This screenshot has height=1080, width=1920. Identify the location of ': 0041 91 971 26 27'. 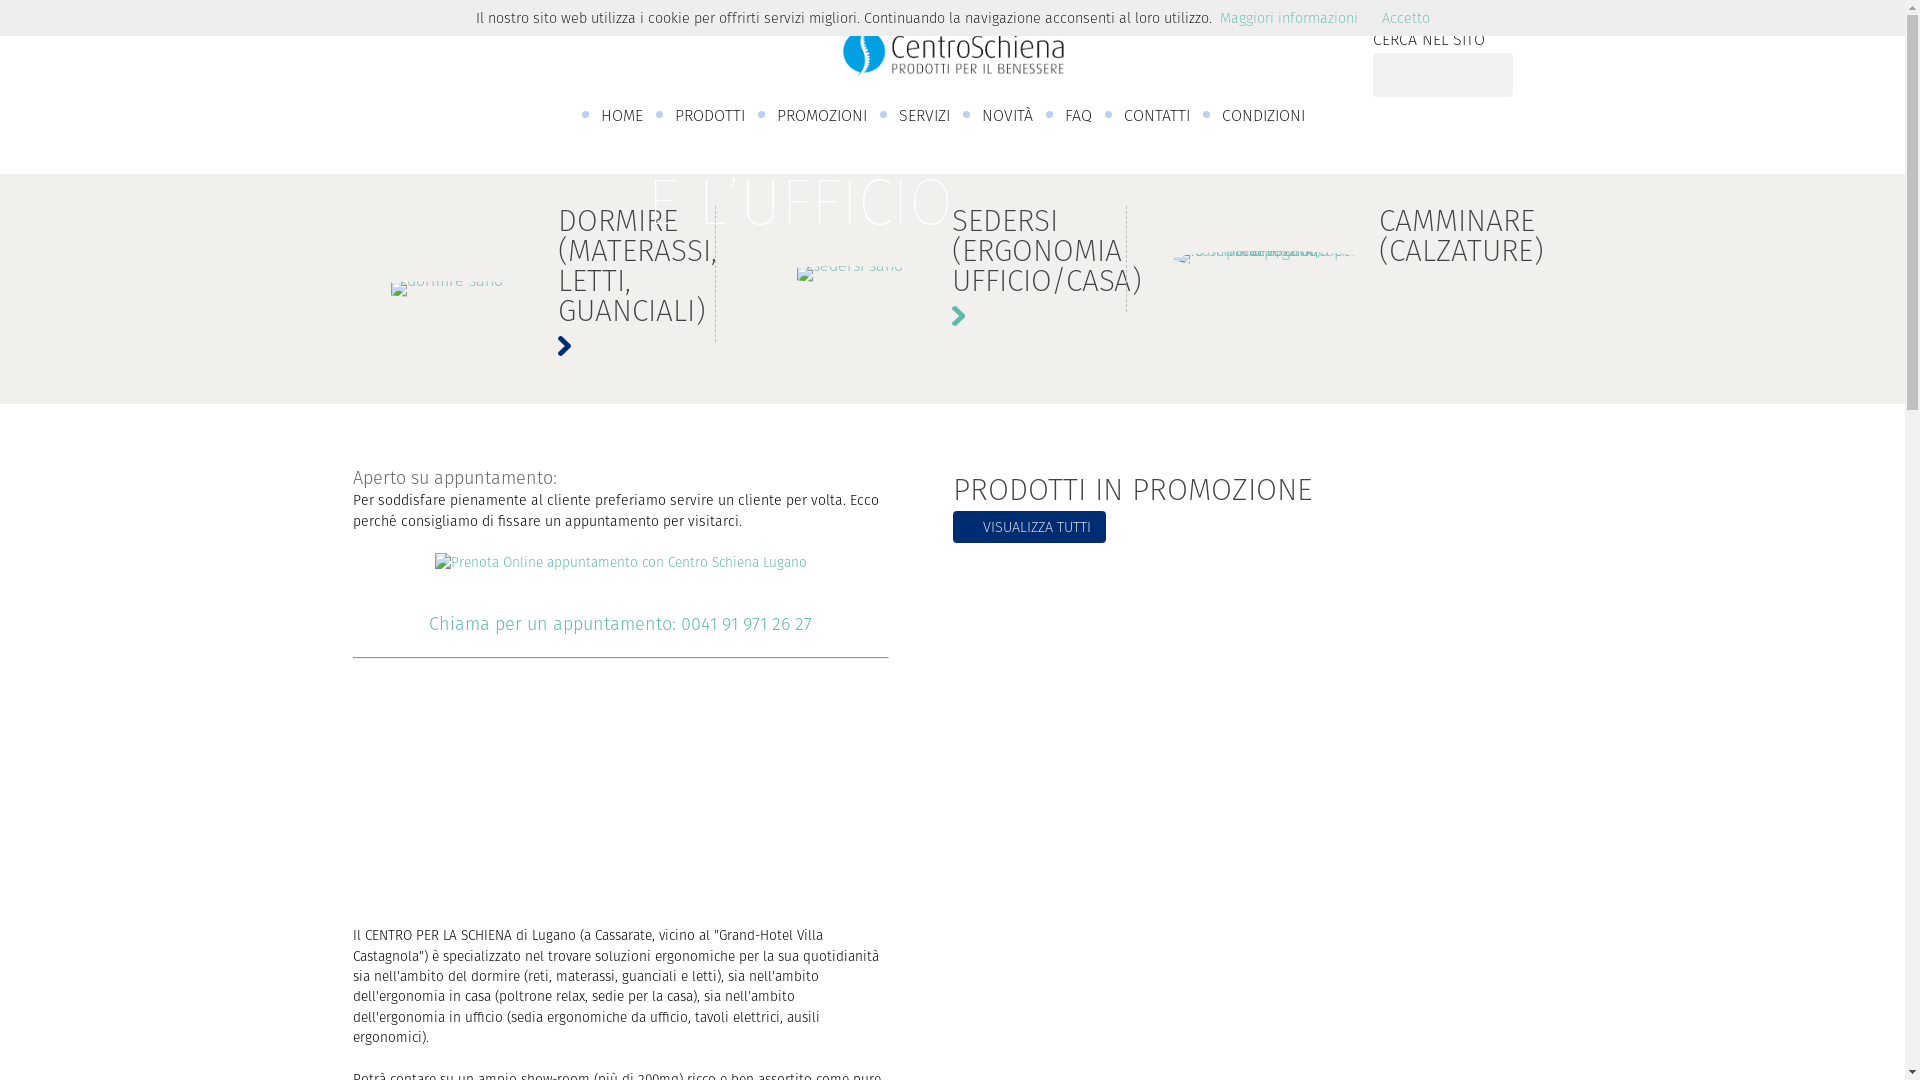
(741, 624).